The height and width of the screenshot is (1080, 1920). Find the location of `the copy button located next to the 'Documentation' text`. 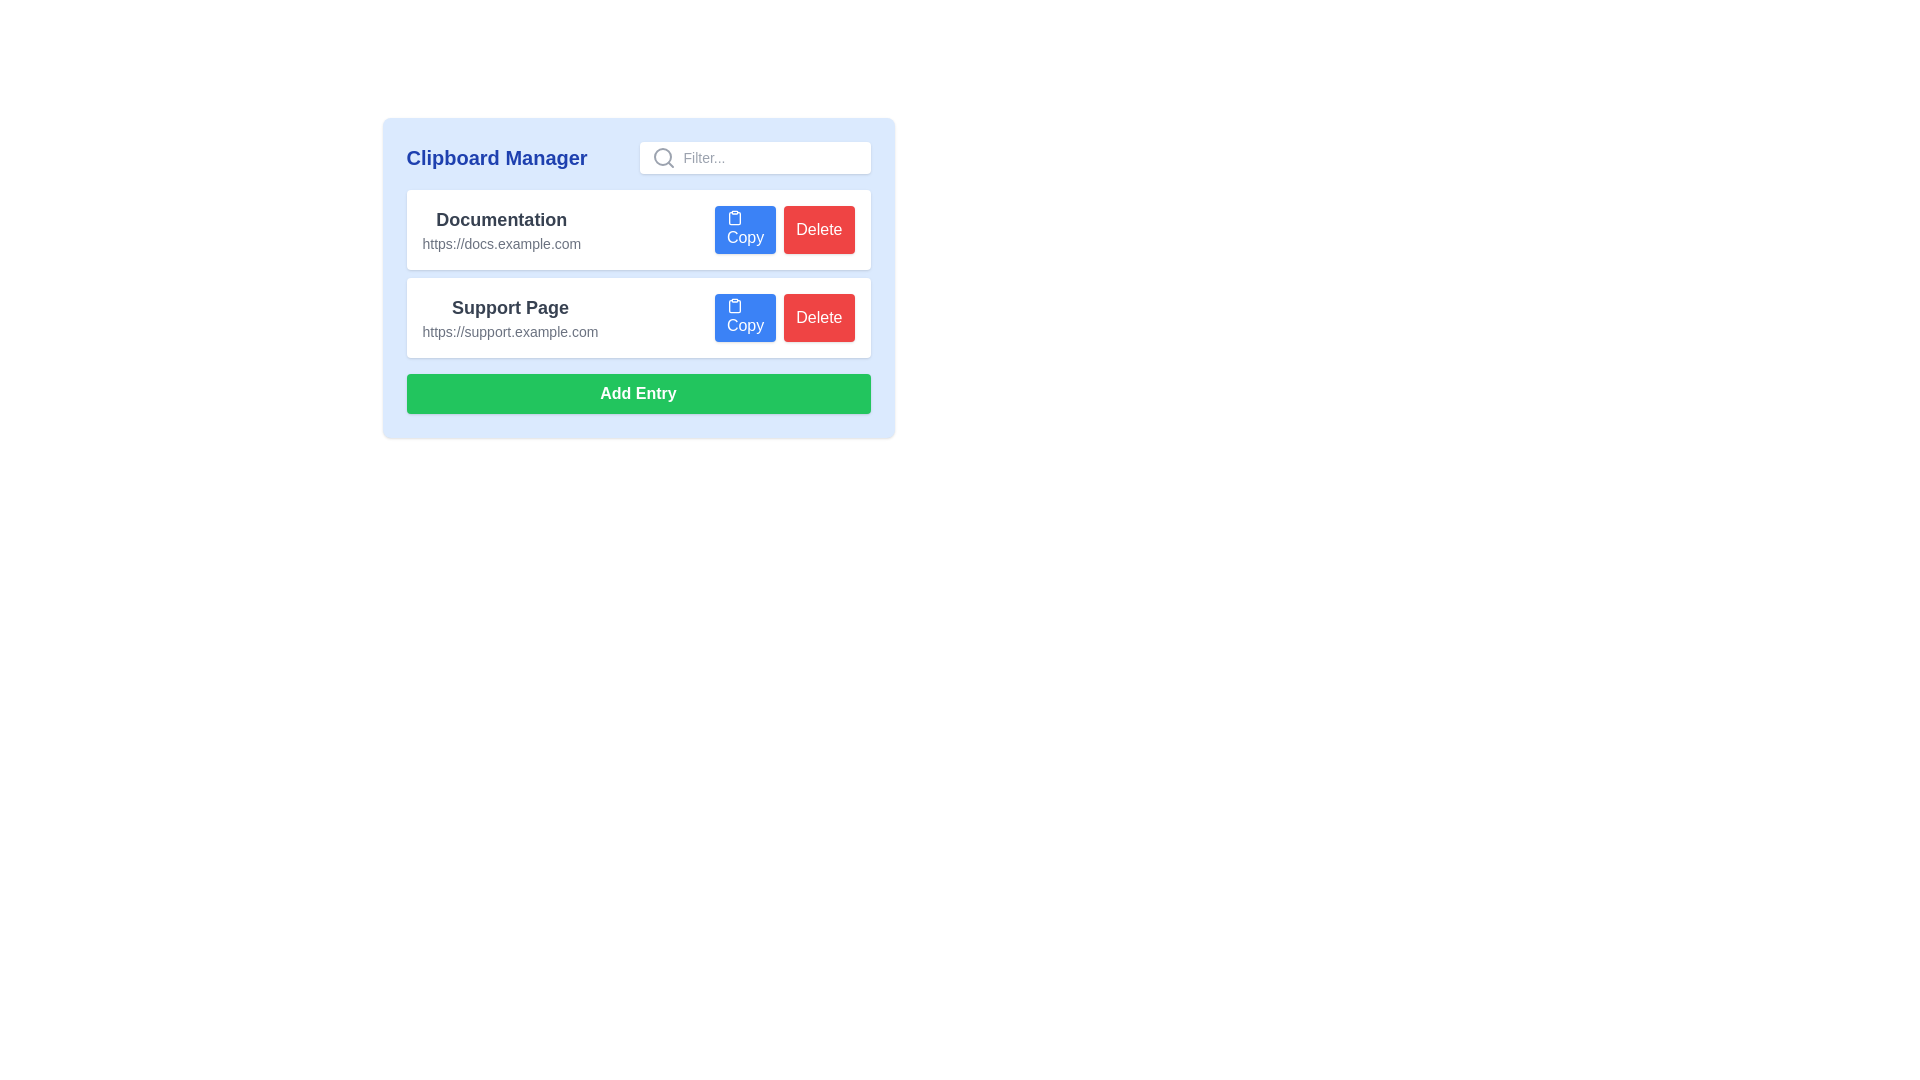

the copy button located next to the 'Documentation' text is located at coordinates (744, 229).